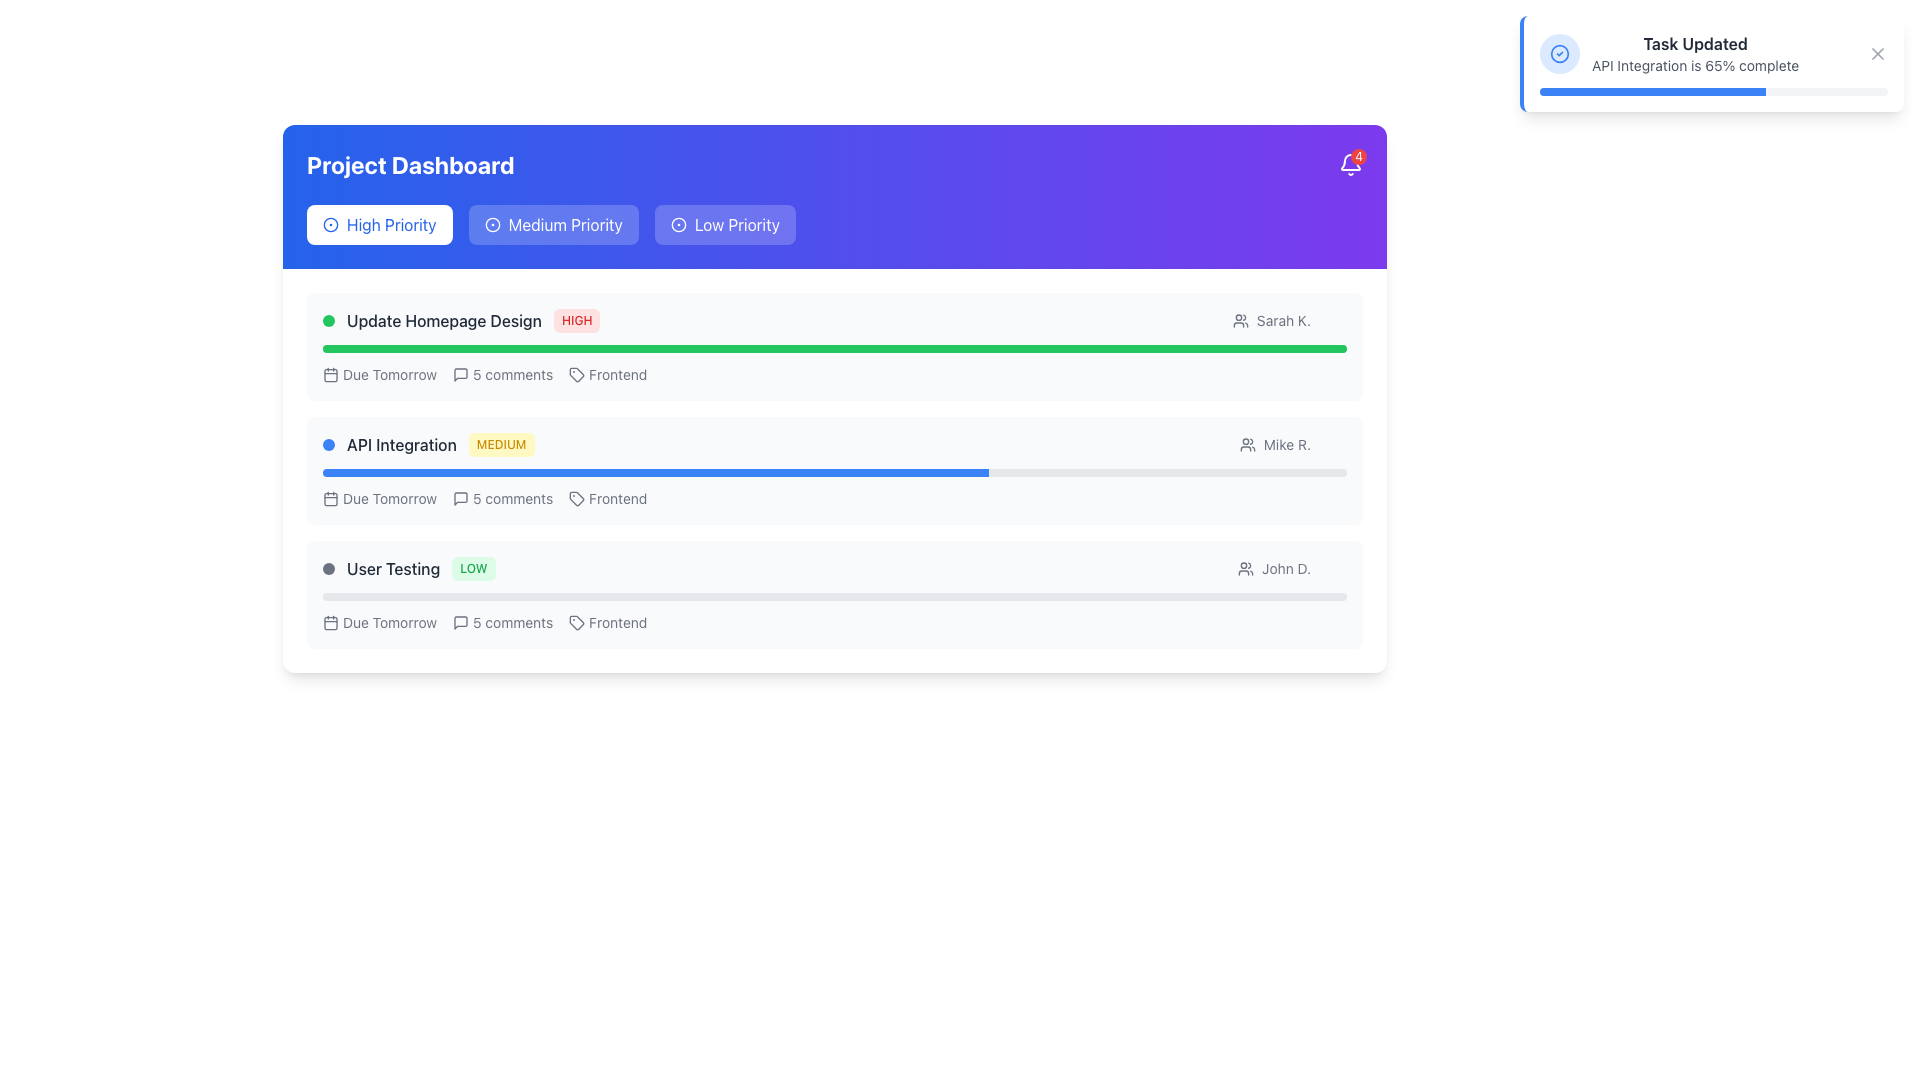 The height and width of the screenshot is (1080, 1920). Describe the element at coordinates (492, 224) in the screenshot. I see `the Icon graphic element within the 'Medium Priority' button` at that location.